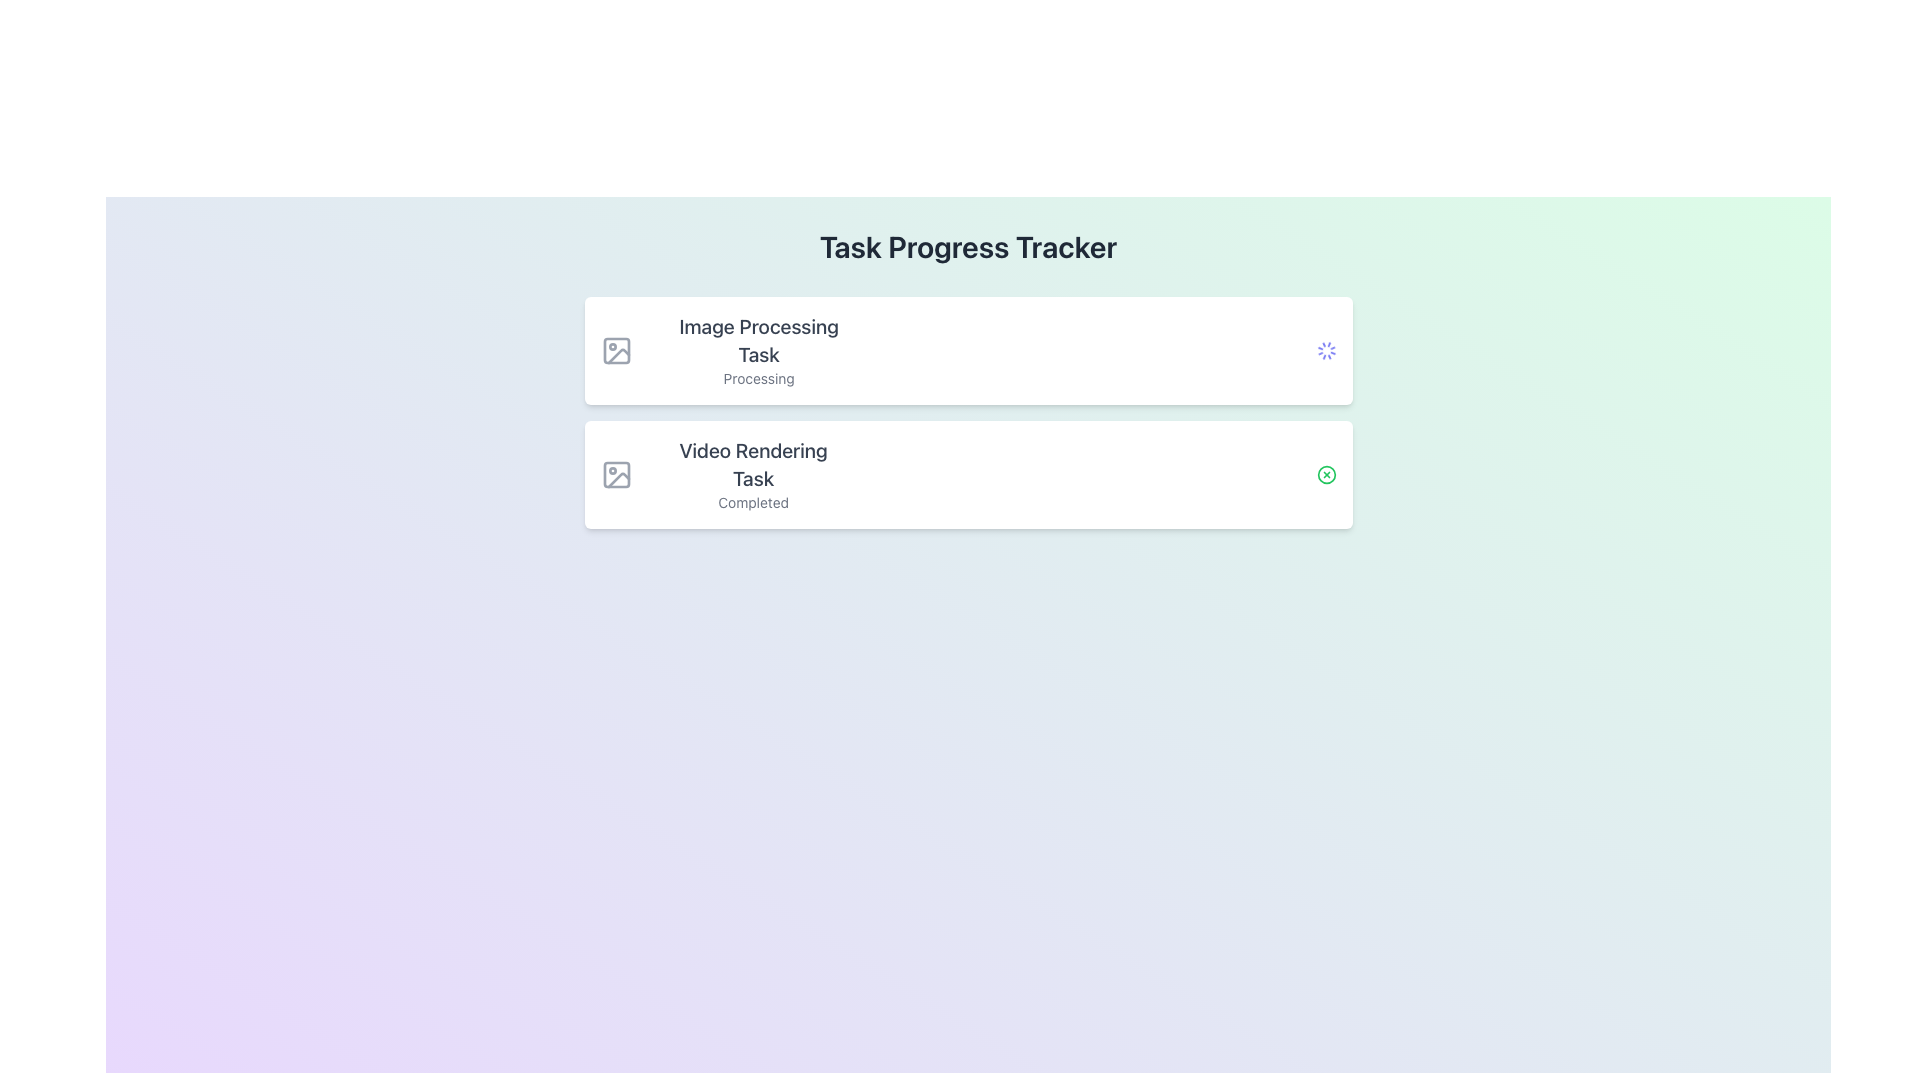 The width and height of the screenshot is (1920, 1080). What do you see at coordinates (720, 474) in the screenshot?
I see `task details from the task summary display component labeled 'Video Rendering Task' with the status 'Completed'` at bounding box center [720, 474].